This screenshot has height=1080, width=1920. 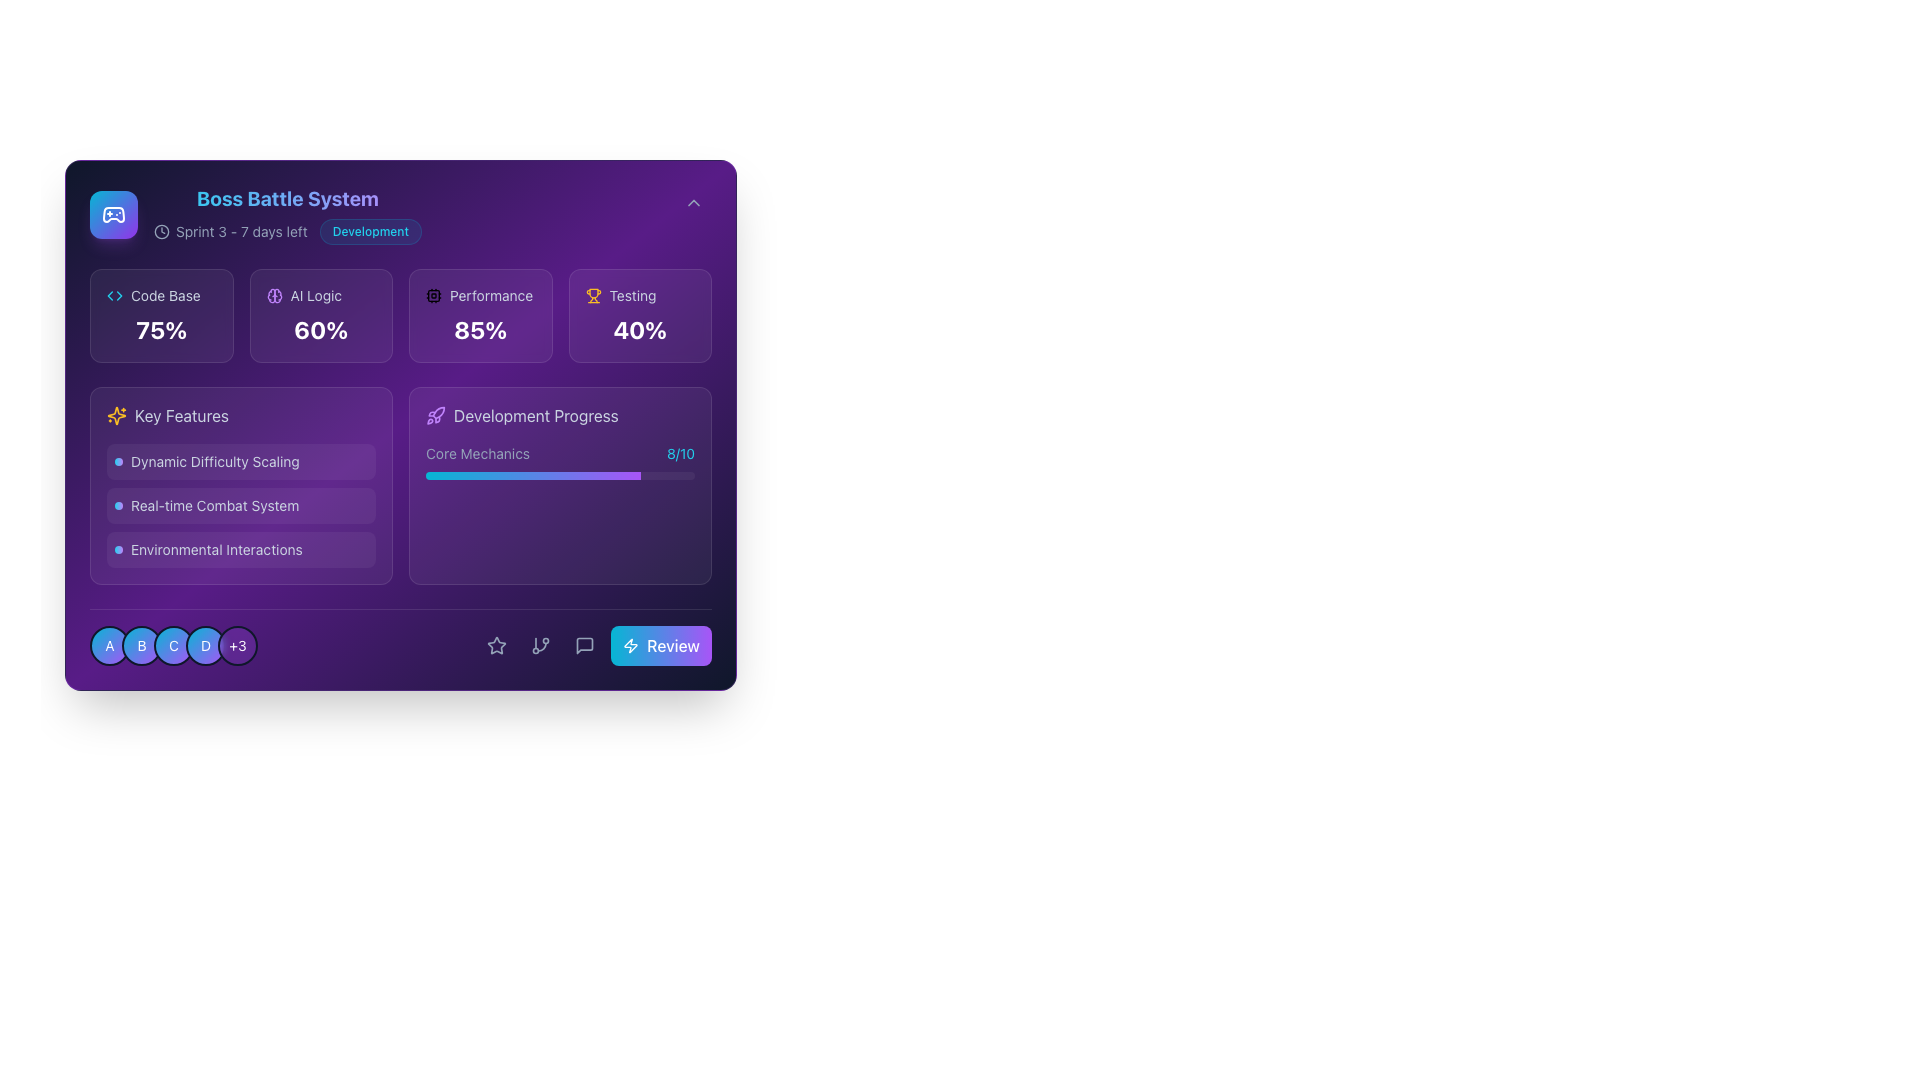 What do you see at coordinates (592, 296) in the screenshot?
I see `the amber trophy icon located immediately to the left of the 'Testing' label at the top-right section of the interface` at bounding box center [592, 296].